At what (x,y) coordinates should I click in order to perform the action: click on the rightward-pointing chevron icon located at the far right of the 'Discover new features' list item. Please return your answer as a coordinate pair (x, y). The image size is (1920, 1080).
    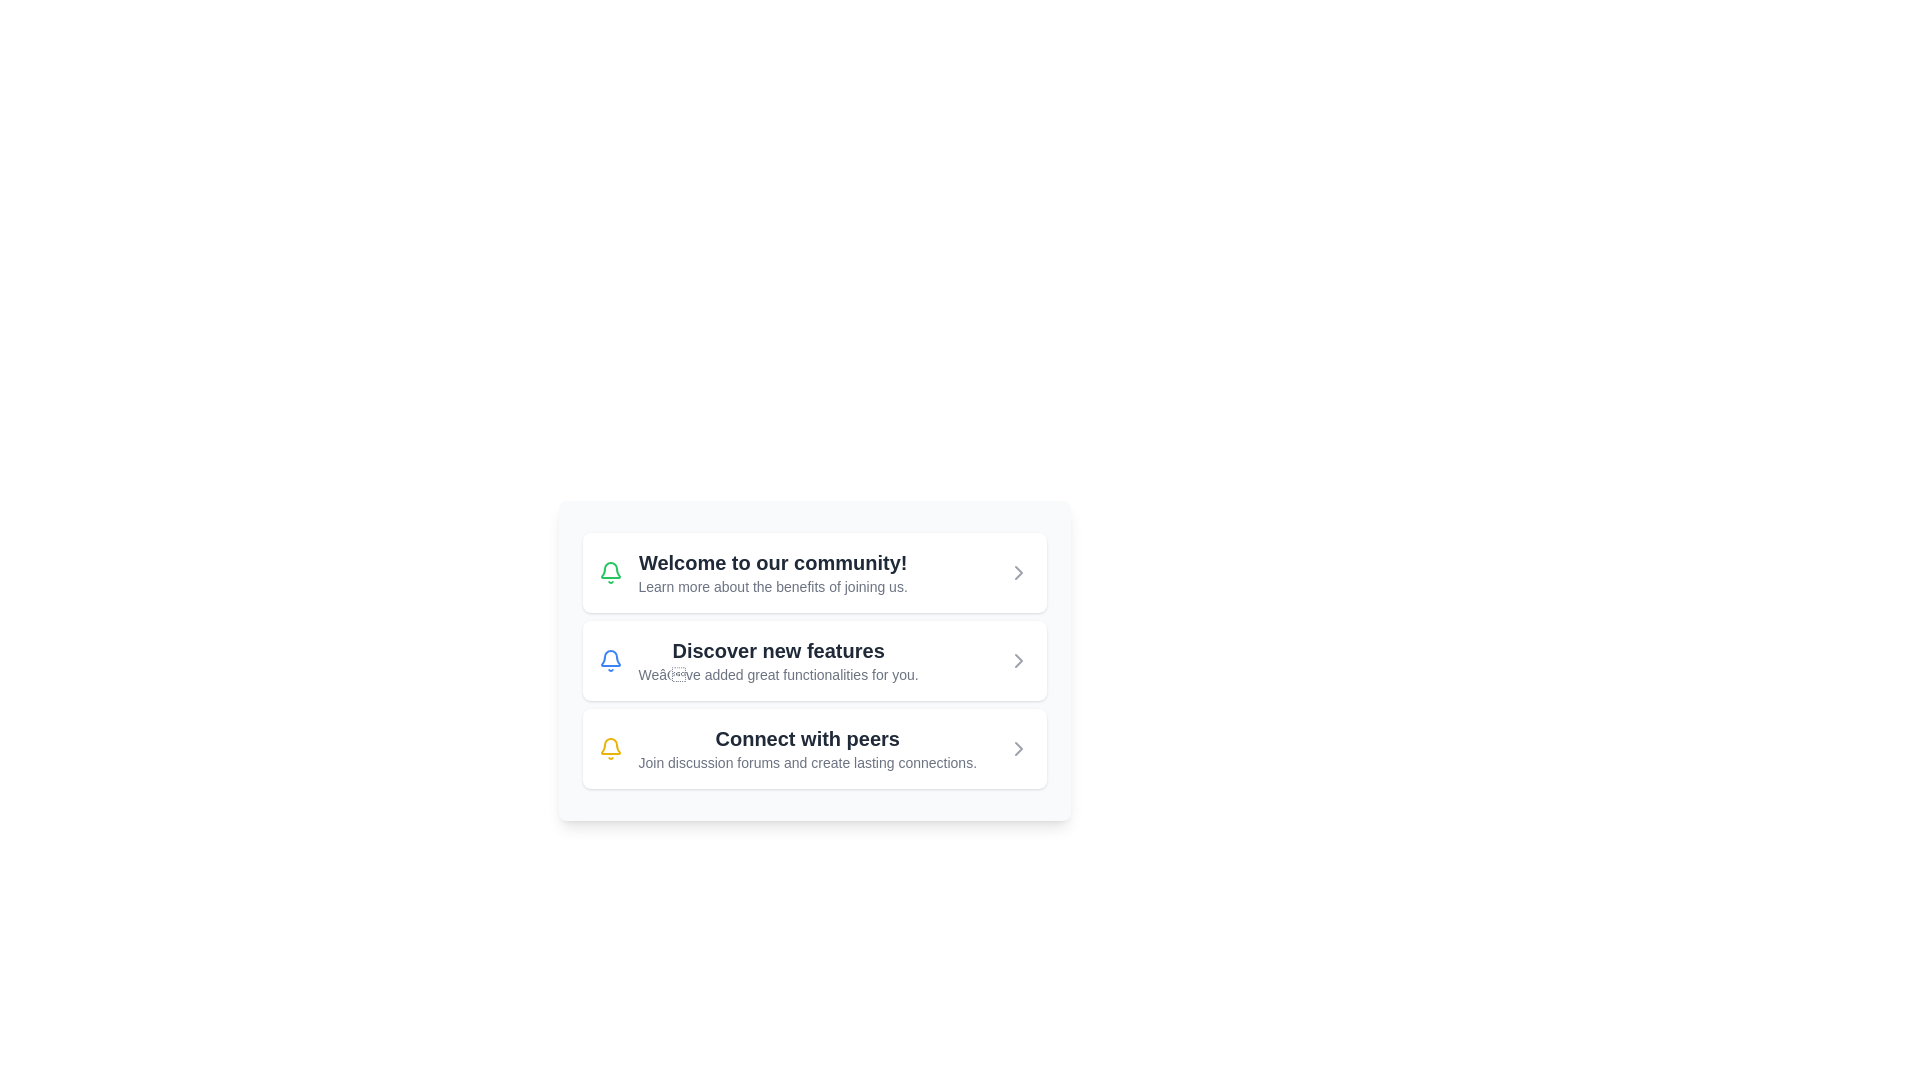
    Looking at the image, I should click on (1018, 660).